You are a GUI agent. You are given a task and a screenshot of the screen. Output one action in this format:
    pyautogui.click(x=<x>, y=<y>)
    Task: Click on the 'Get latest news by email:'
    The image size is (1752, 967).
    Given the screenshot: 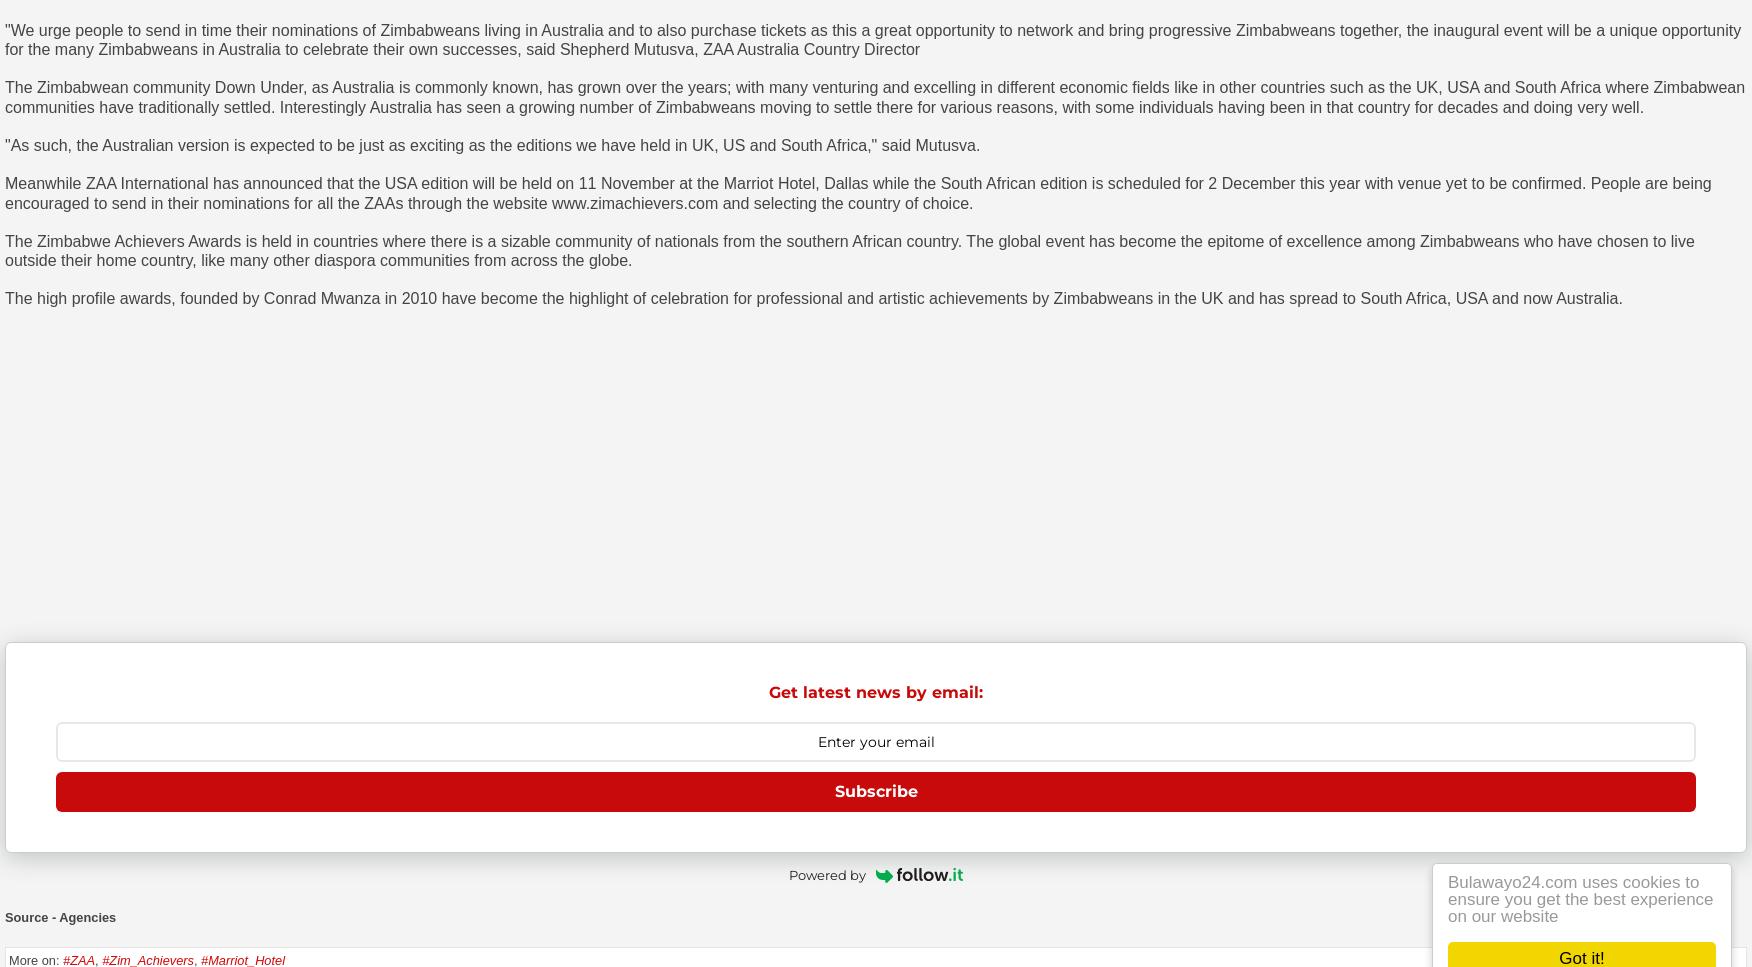 What is the action you would take?
    pyautogui.click(x=768, y=692)
    